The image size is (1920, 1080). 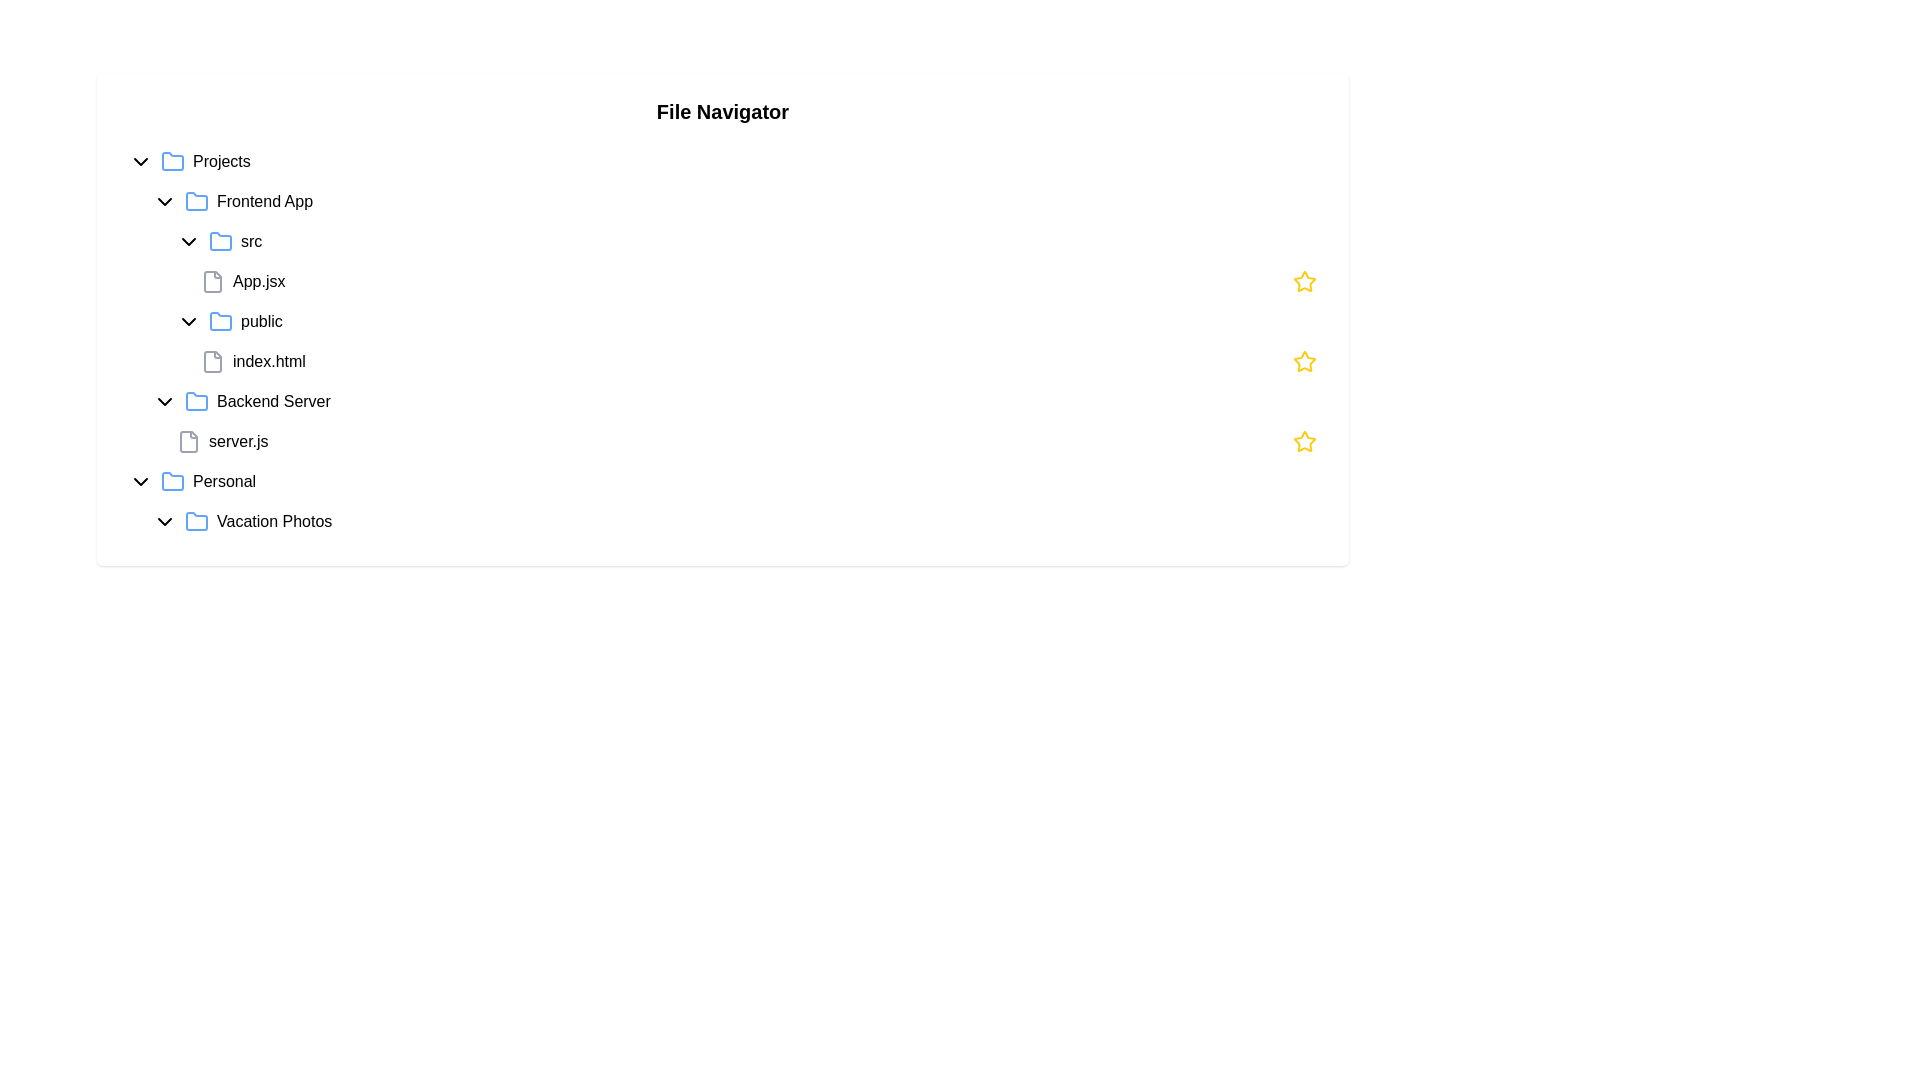 What do you see at coordinates (258, 281) in the screenshot?
I see `the text label displaying 'App.jsx'` at bounding box center [258, 281].